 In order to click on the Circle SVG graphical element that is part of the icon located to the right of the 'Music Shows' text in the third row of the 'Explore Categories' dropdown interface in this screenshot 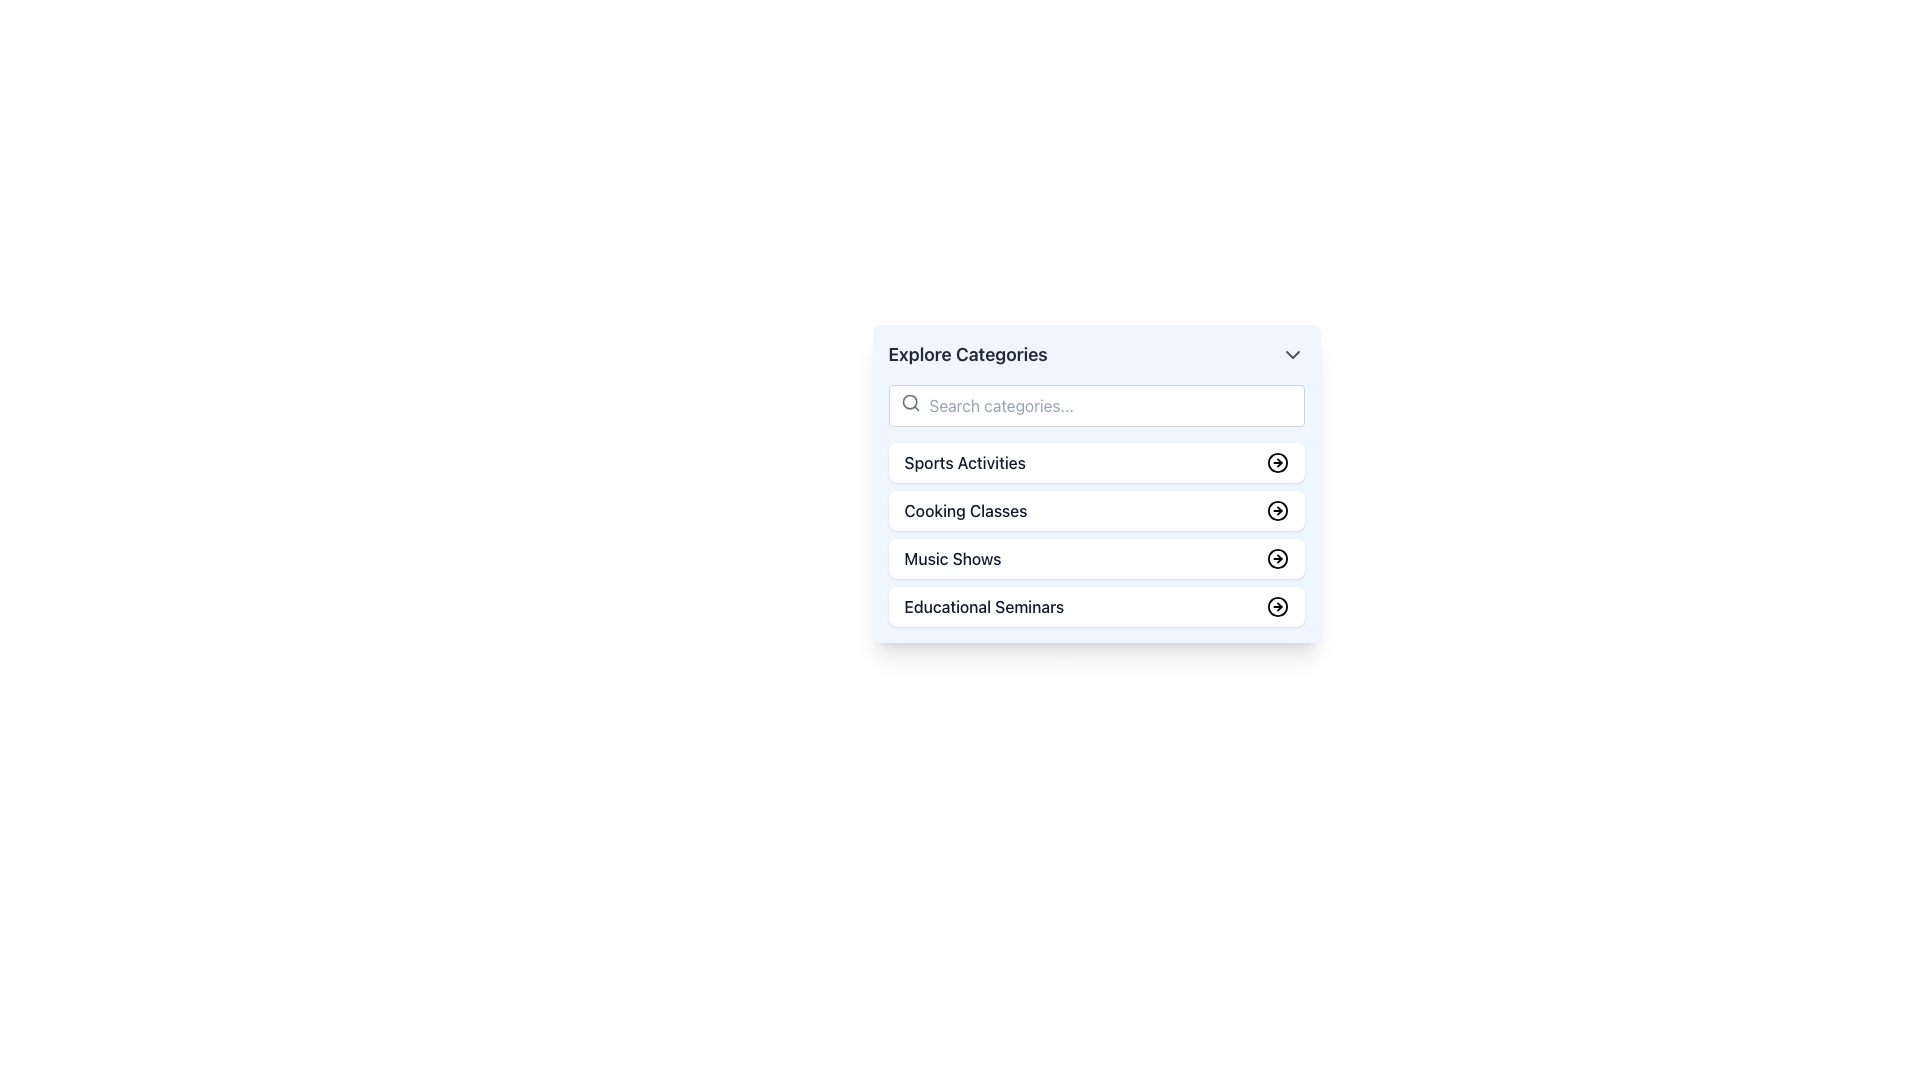, I will do `click(1276, 559)`.